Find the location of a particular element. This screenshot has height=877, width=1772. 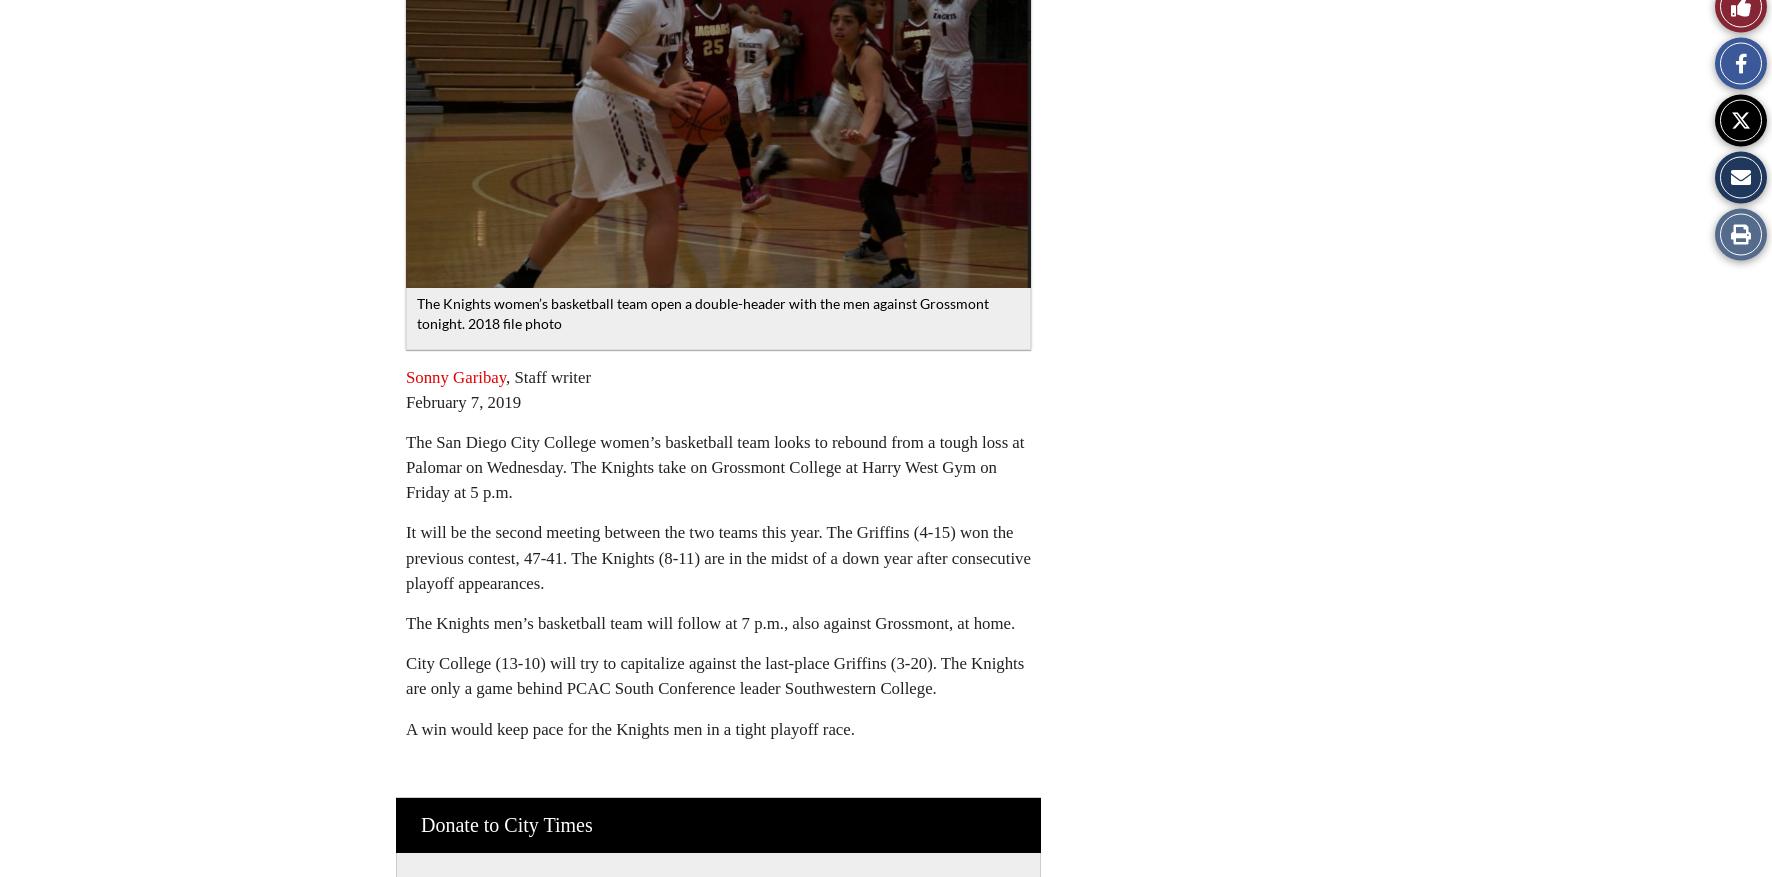

'A win would keep pace for the Knights men in a tight playoff race.' is located at coordinates (629, 727).